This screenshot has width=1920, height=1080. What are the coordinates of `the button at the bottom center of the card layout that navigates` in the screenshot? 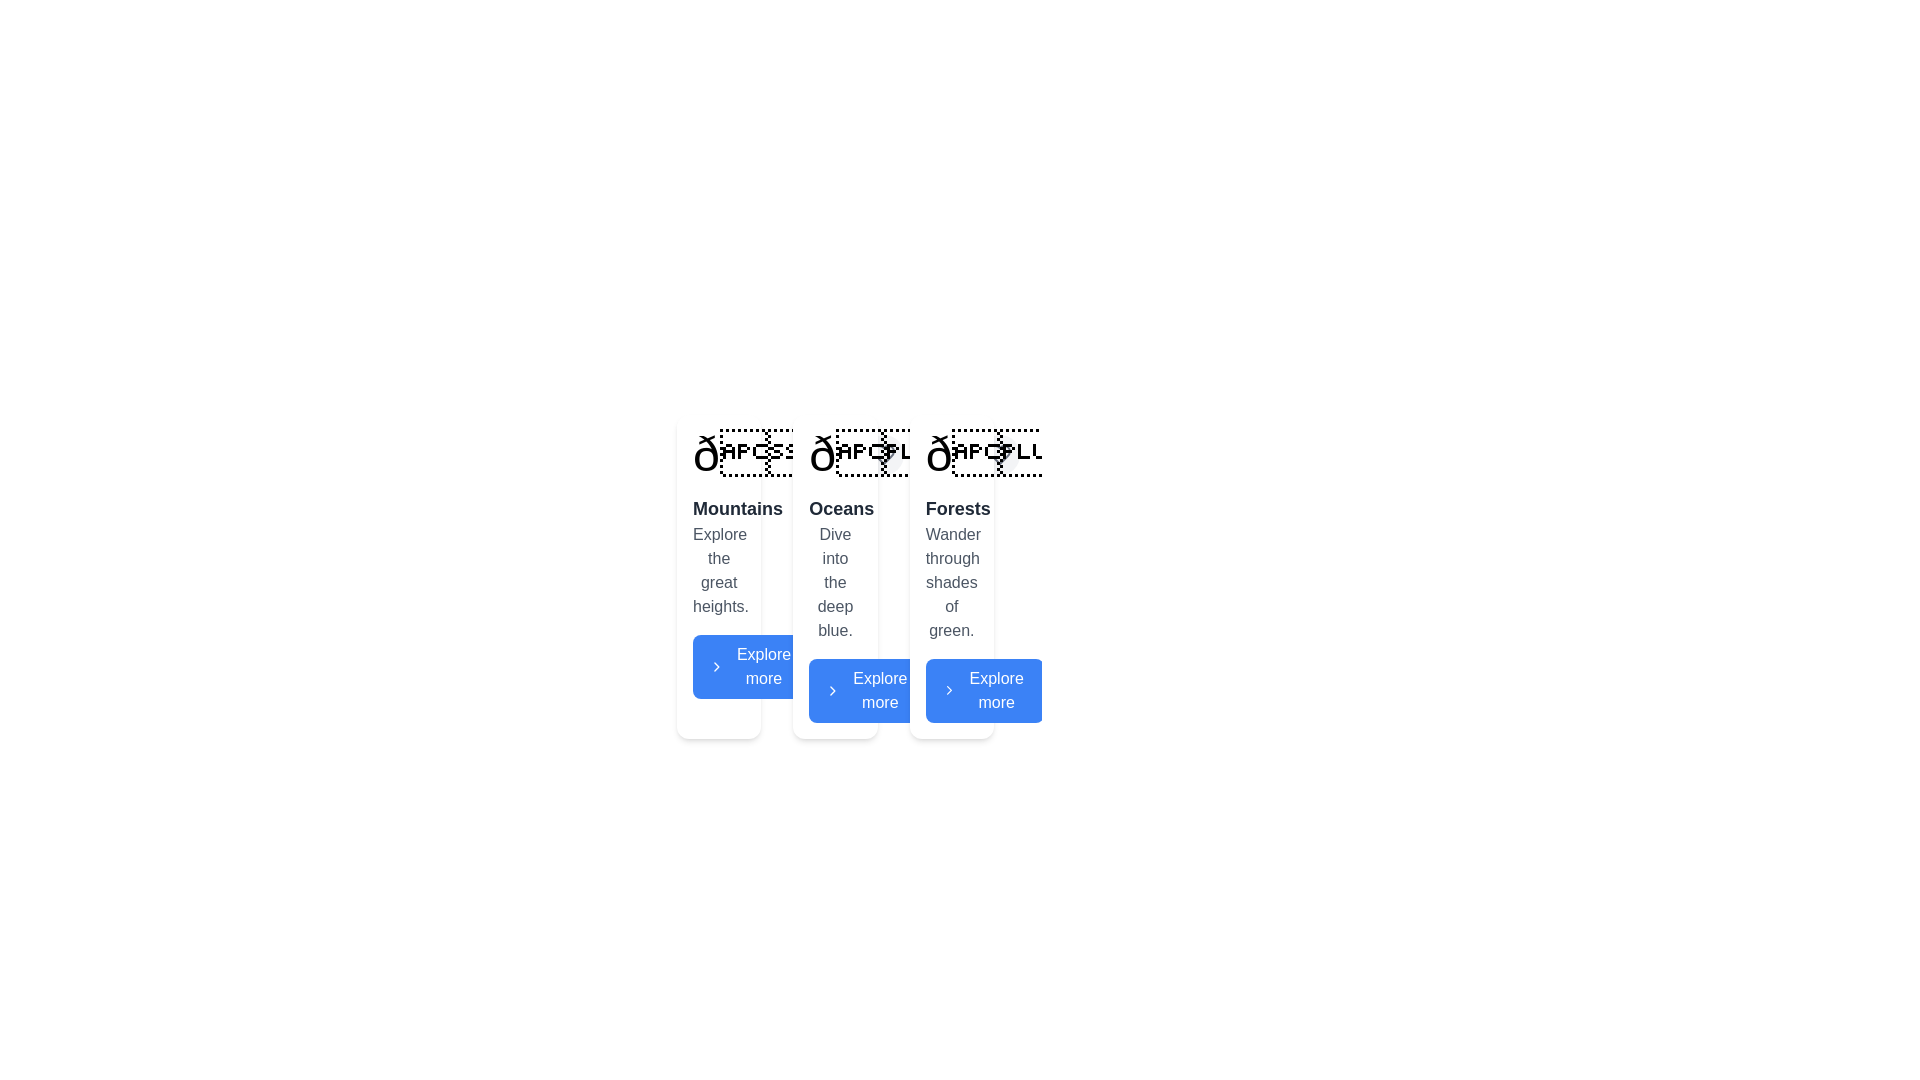 It's located at (868, 689).